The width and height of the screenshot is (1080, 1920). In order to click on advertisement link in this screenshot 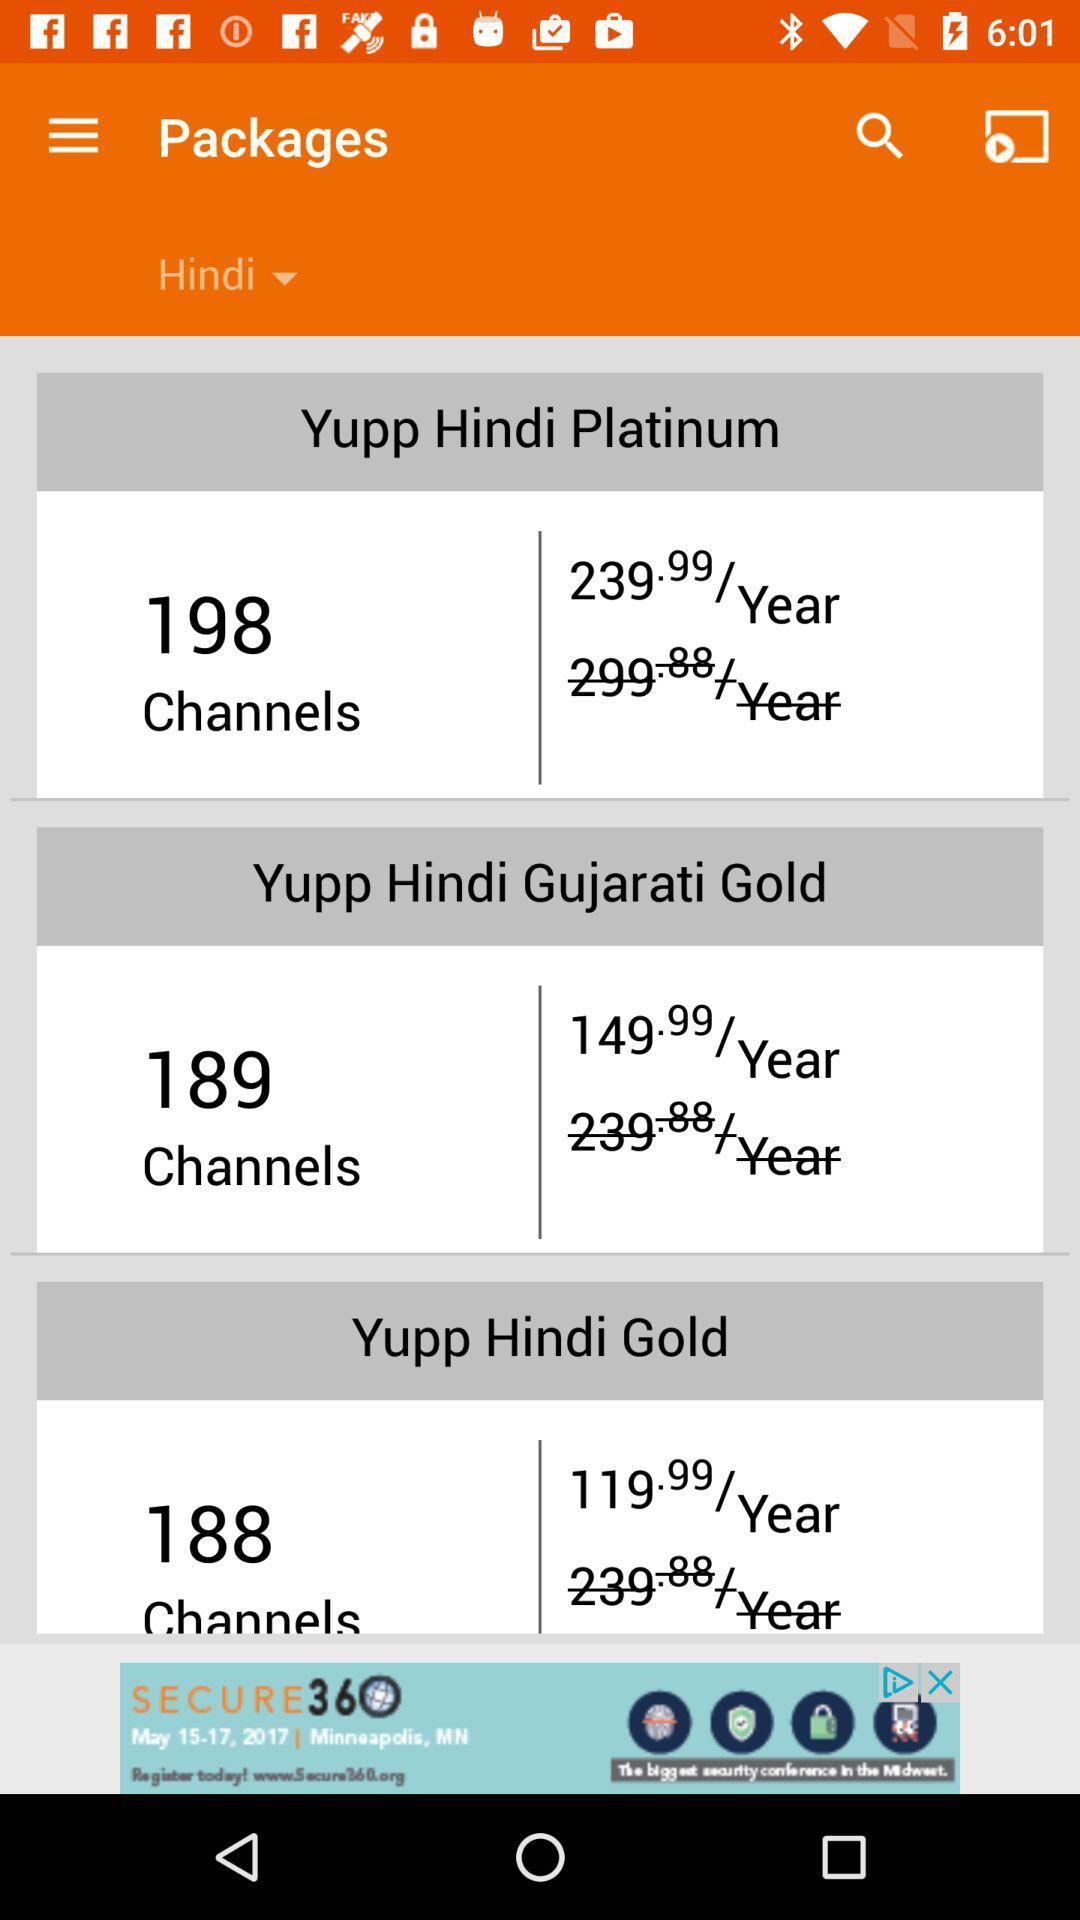, I will do `click(540, 1727)`.